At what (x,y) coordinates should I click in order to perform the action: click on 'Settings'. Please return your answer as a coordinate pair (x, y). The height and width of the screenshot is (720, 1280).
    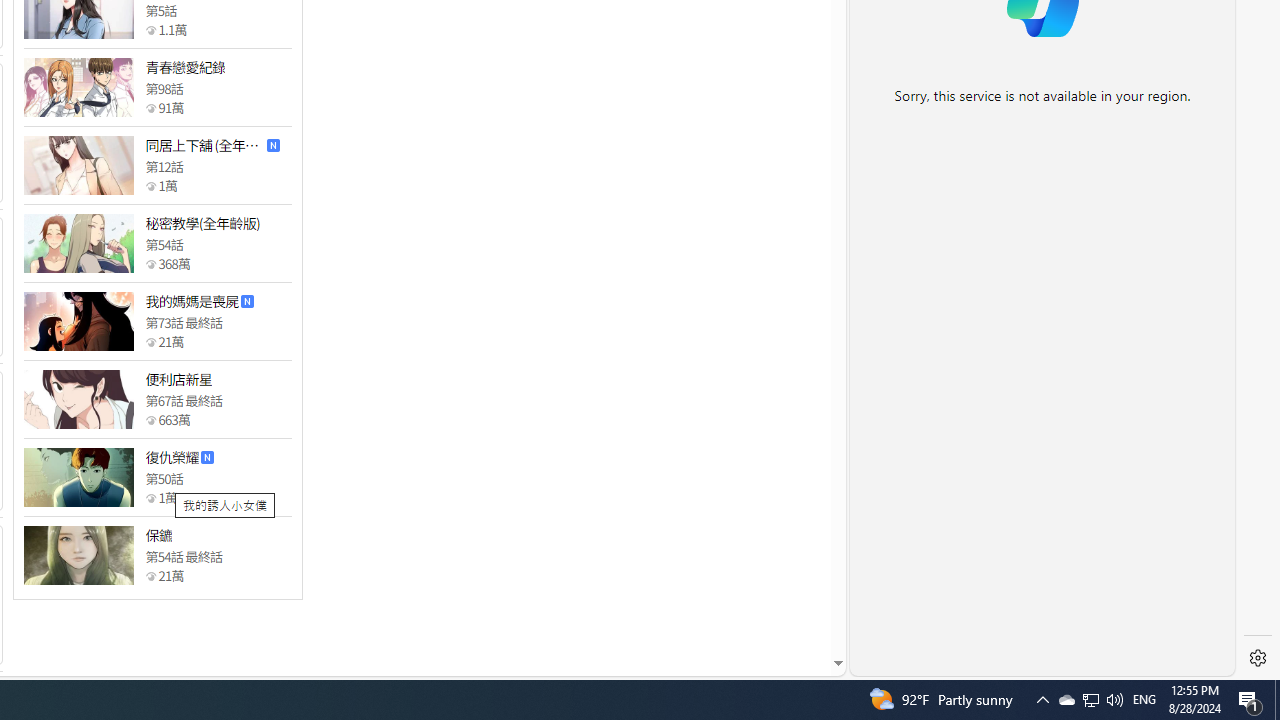
    Looking at the image, I should click on (1257, 658).